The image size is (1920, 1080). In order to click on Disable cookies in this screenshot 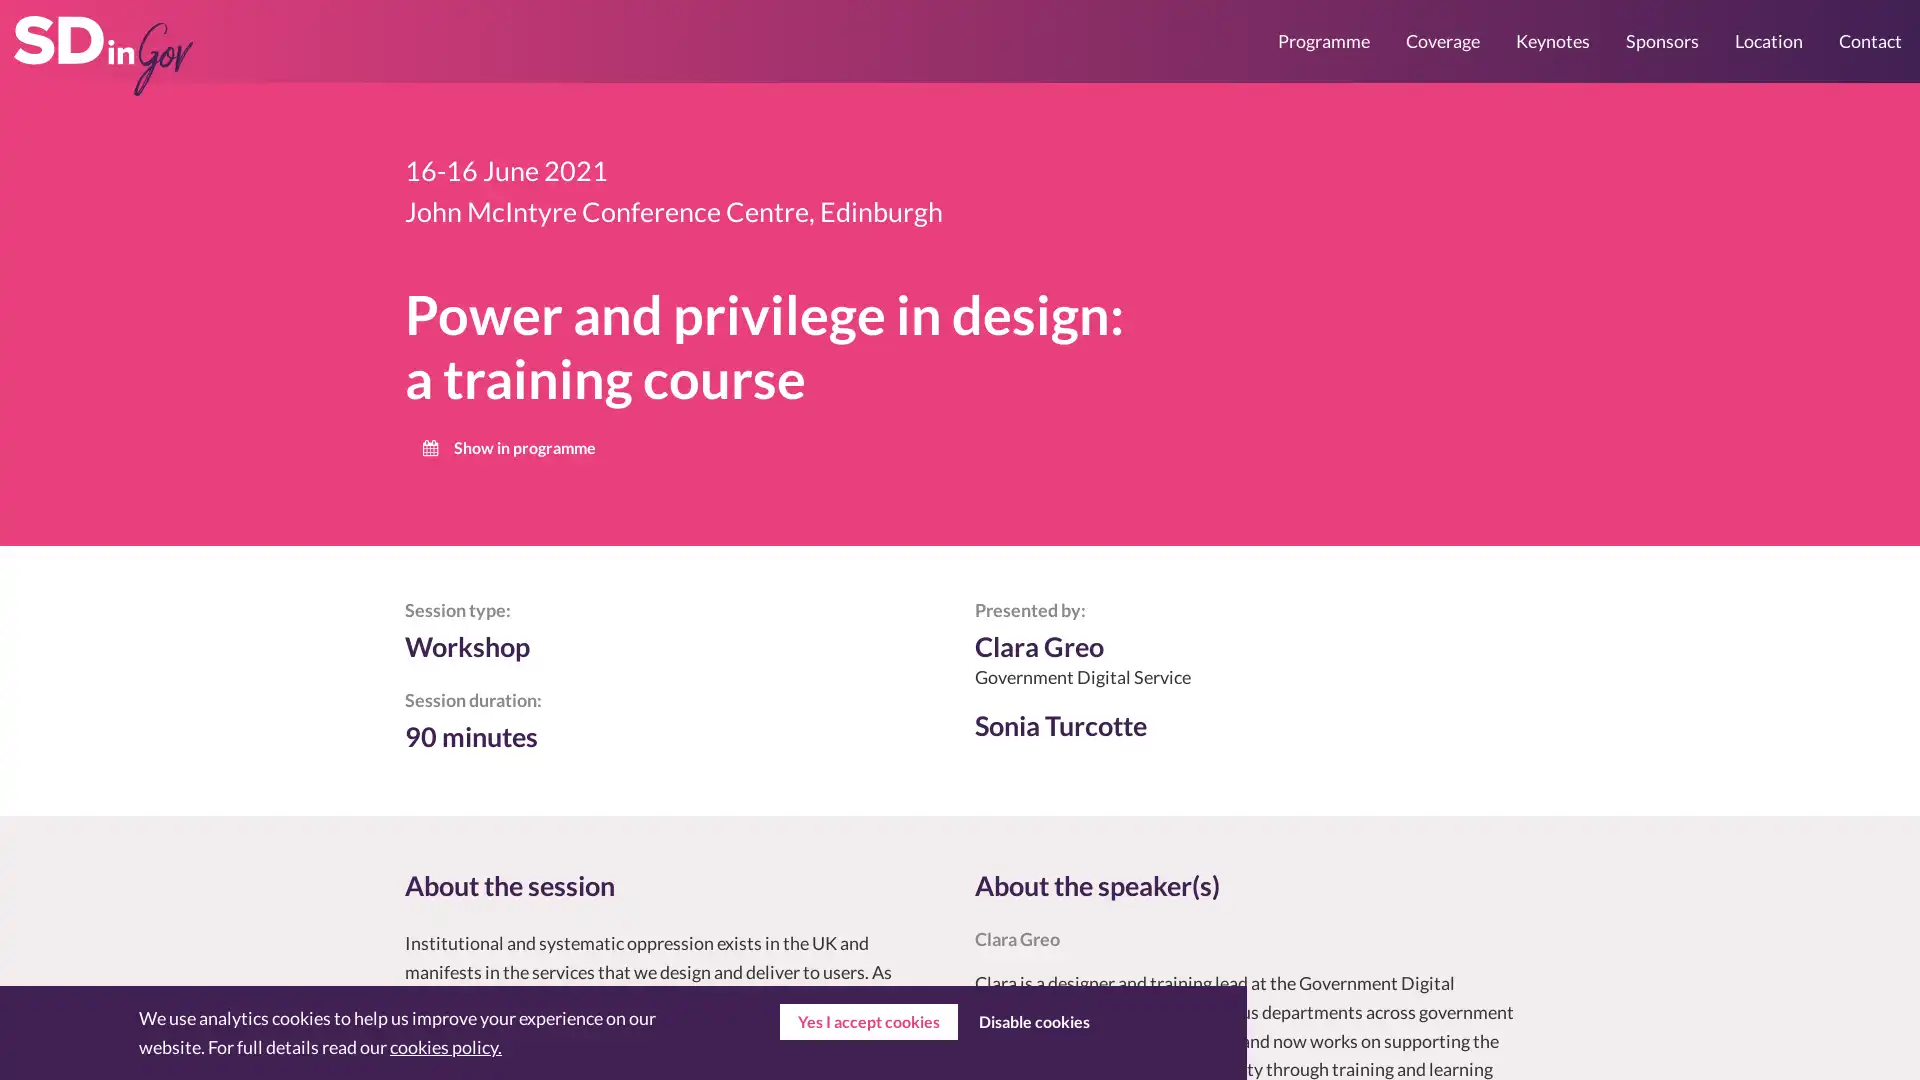, I will do `click(1033, 1022)`.